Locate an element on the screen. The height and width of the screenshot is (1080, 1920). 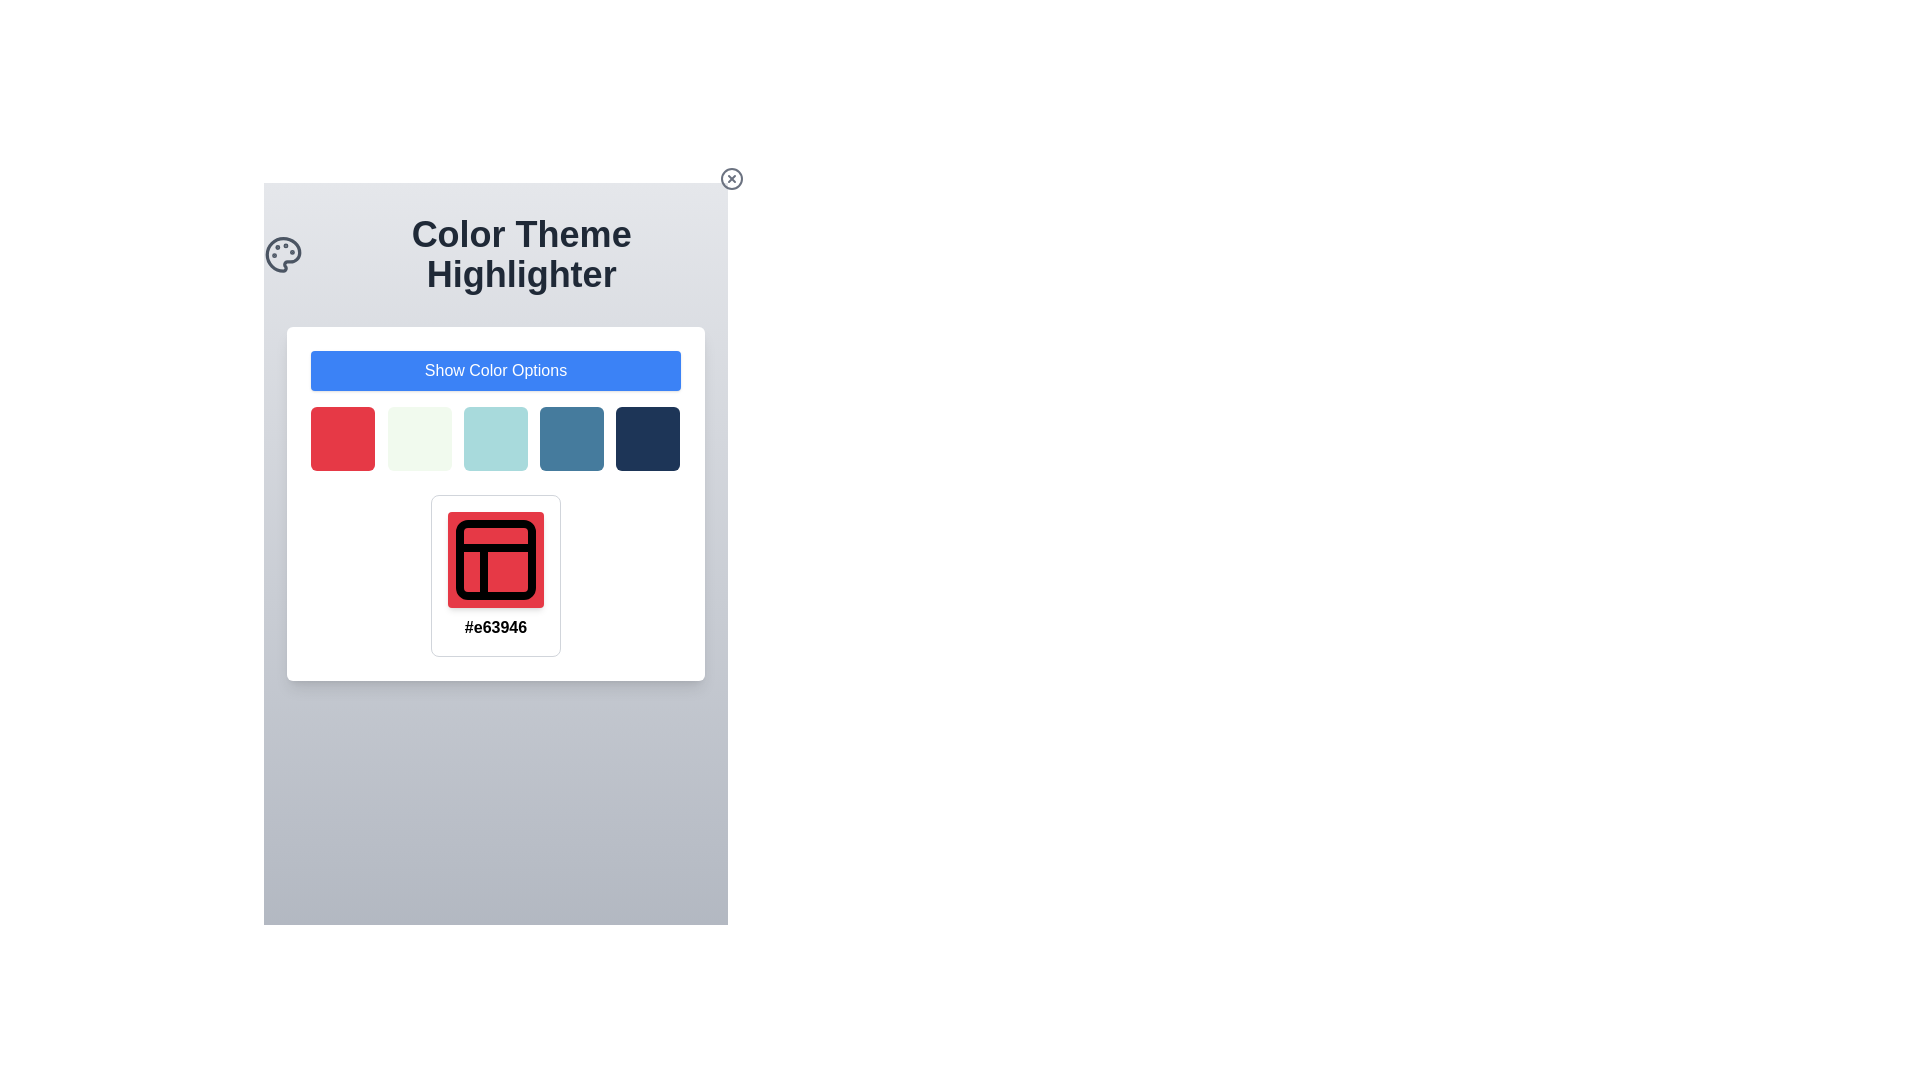
the Decorative Icon located in the top left corner of the interface, representing a color palette is located at coordinates (282, 253).